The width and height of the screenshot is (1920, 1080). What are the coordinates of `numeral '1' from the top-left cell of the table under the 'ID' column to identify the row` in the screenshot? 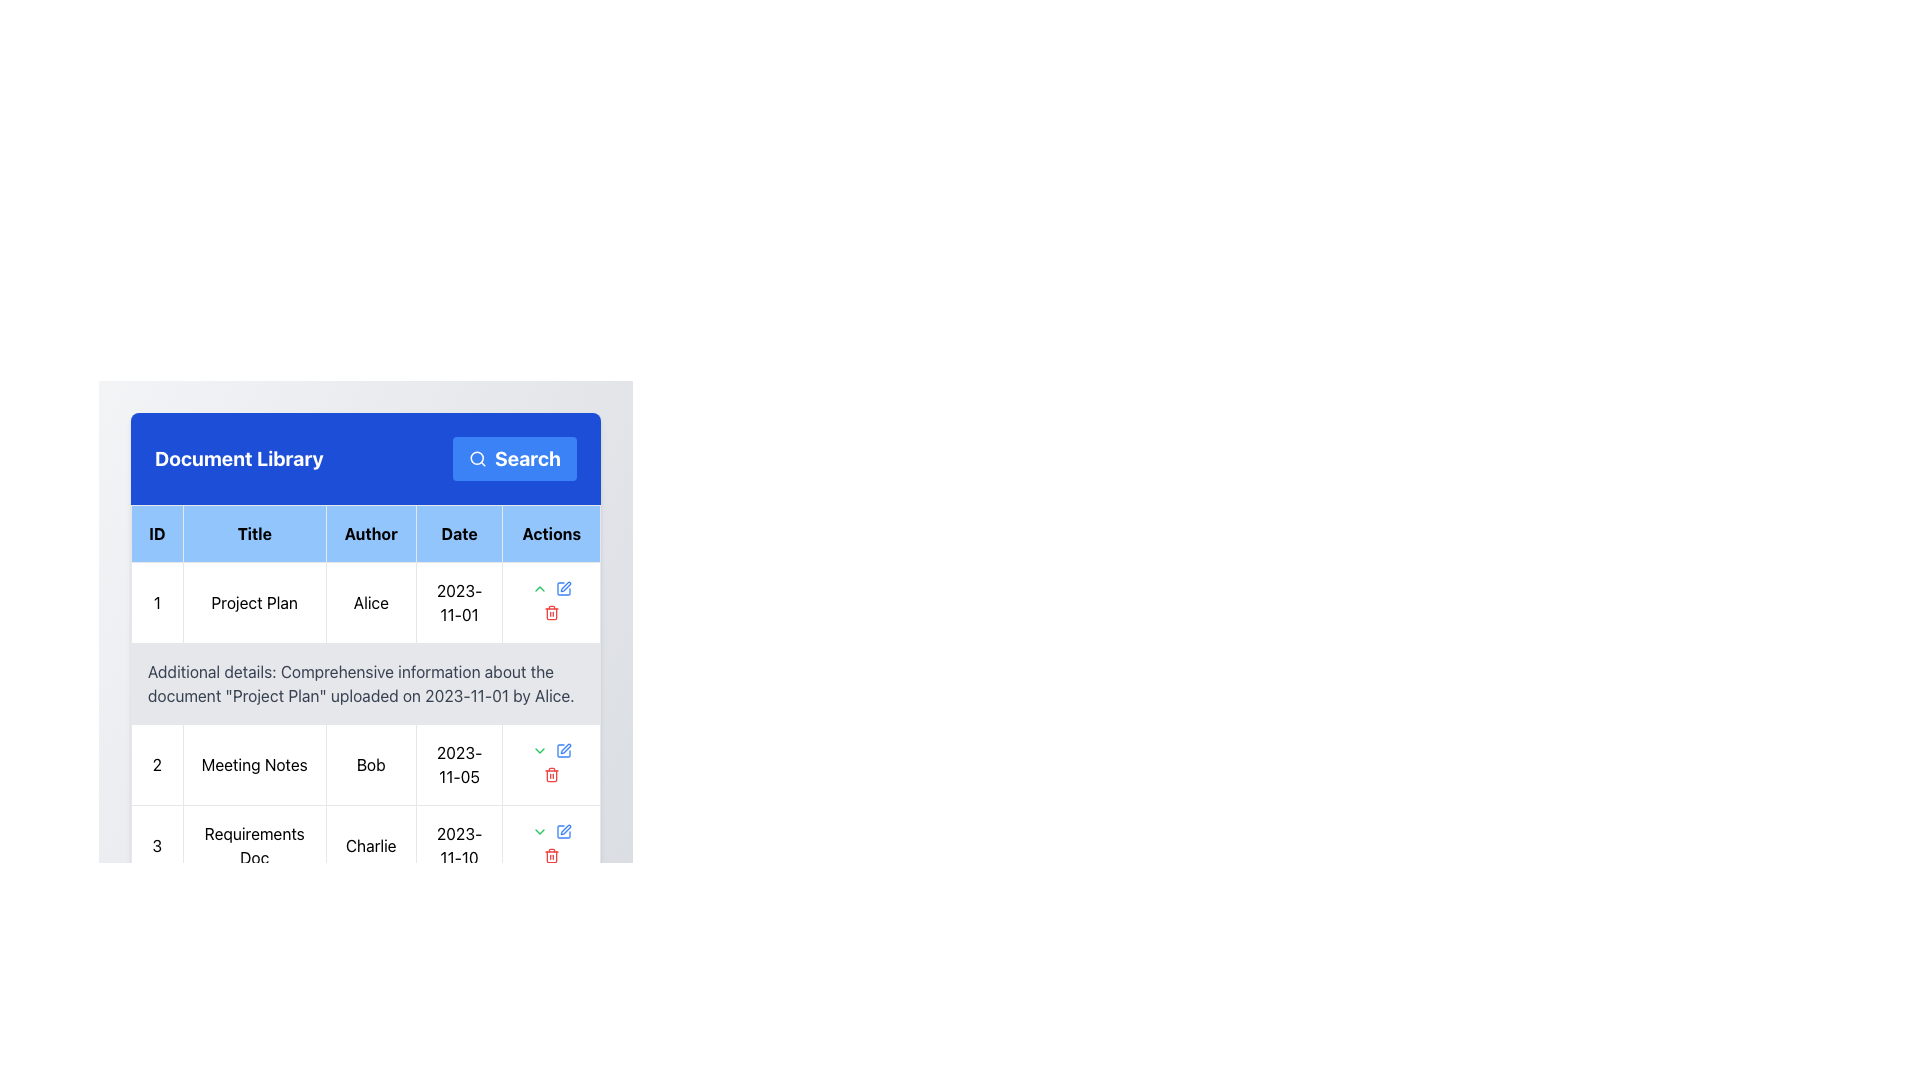 It's located at (156, 601).